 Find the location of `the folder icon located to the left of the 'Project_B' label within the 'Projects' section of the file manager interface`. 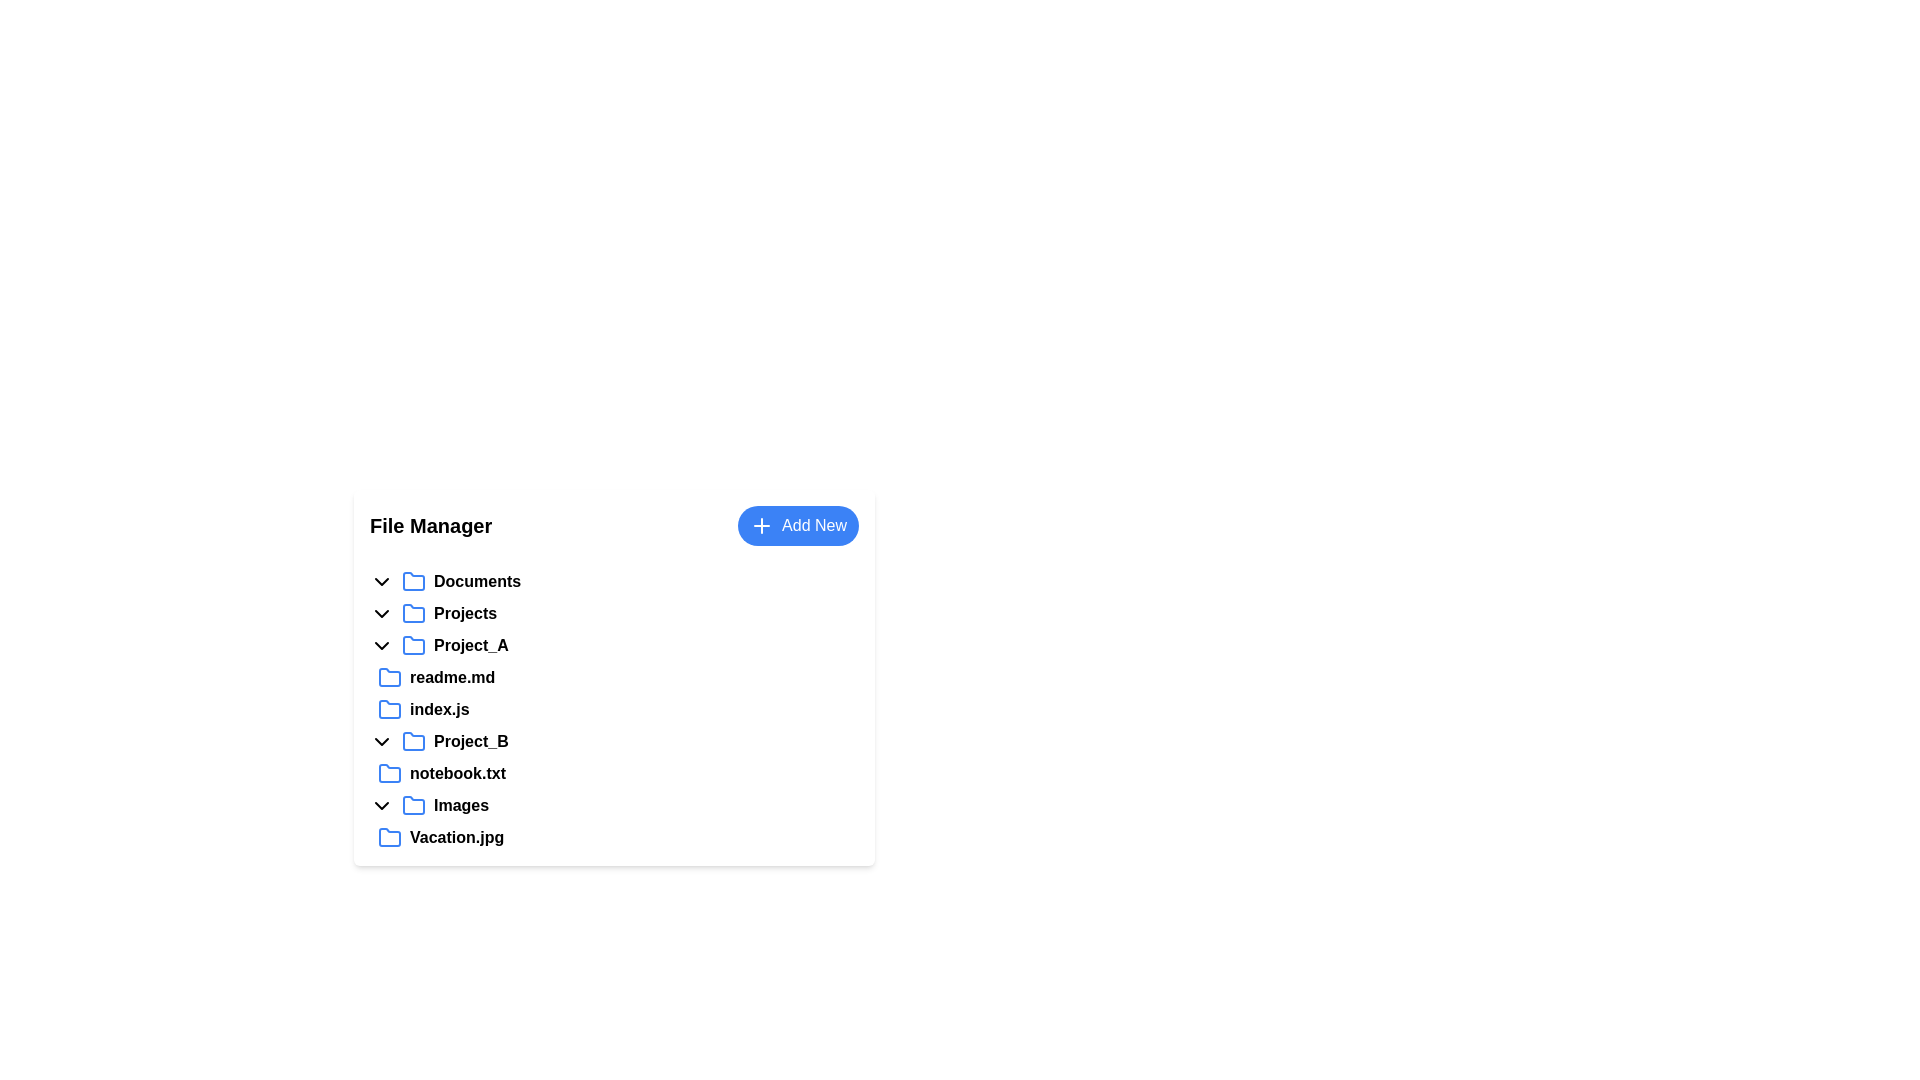

the folder icon located to the left of the 'Project_B' label within the 'Projects' section of the file manager interface is located at coordinates (412, 741).